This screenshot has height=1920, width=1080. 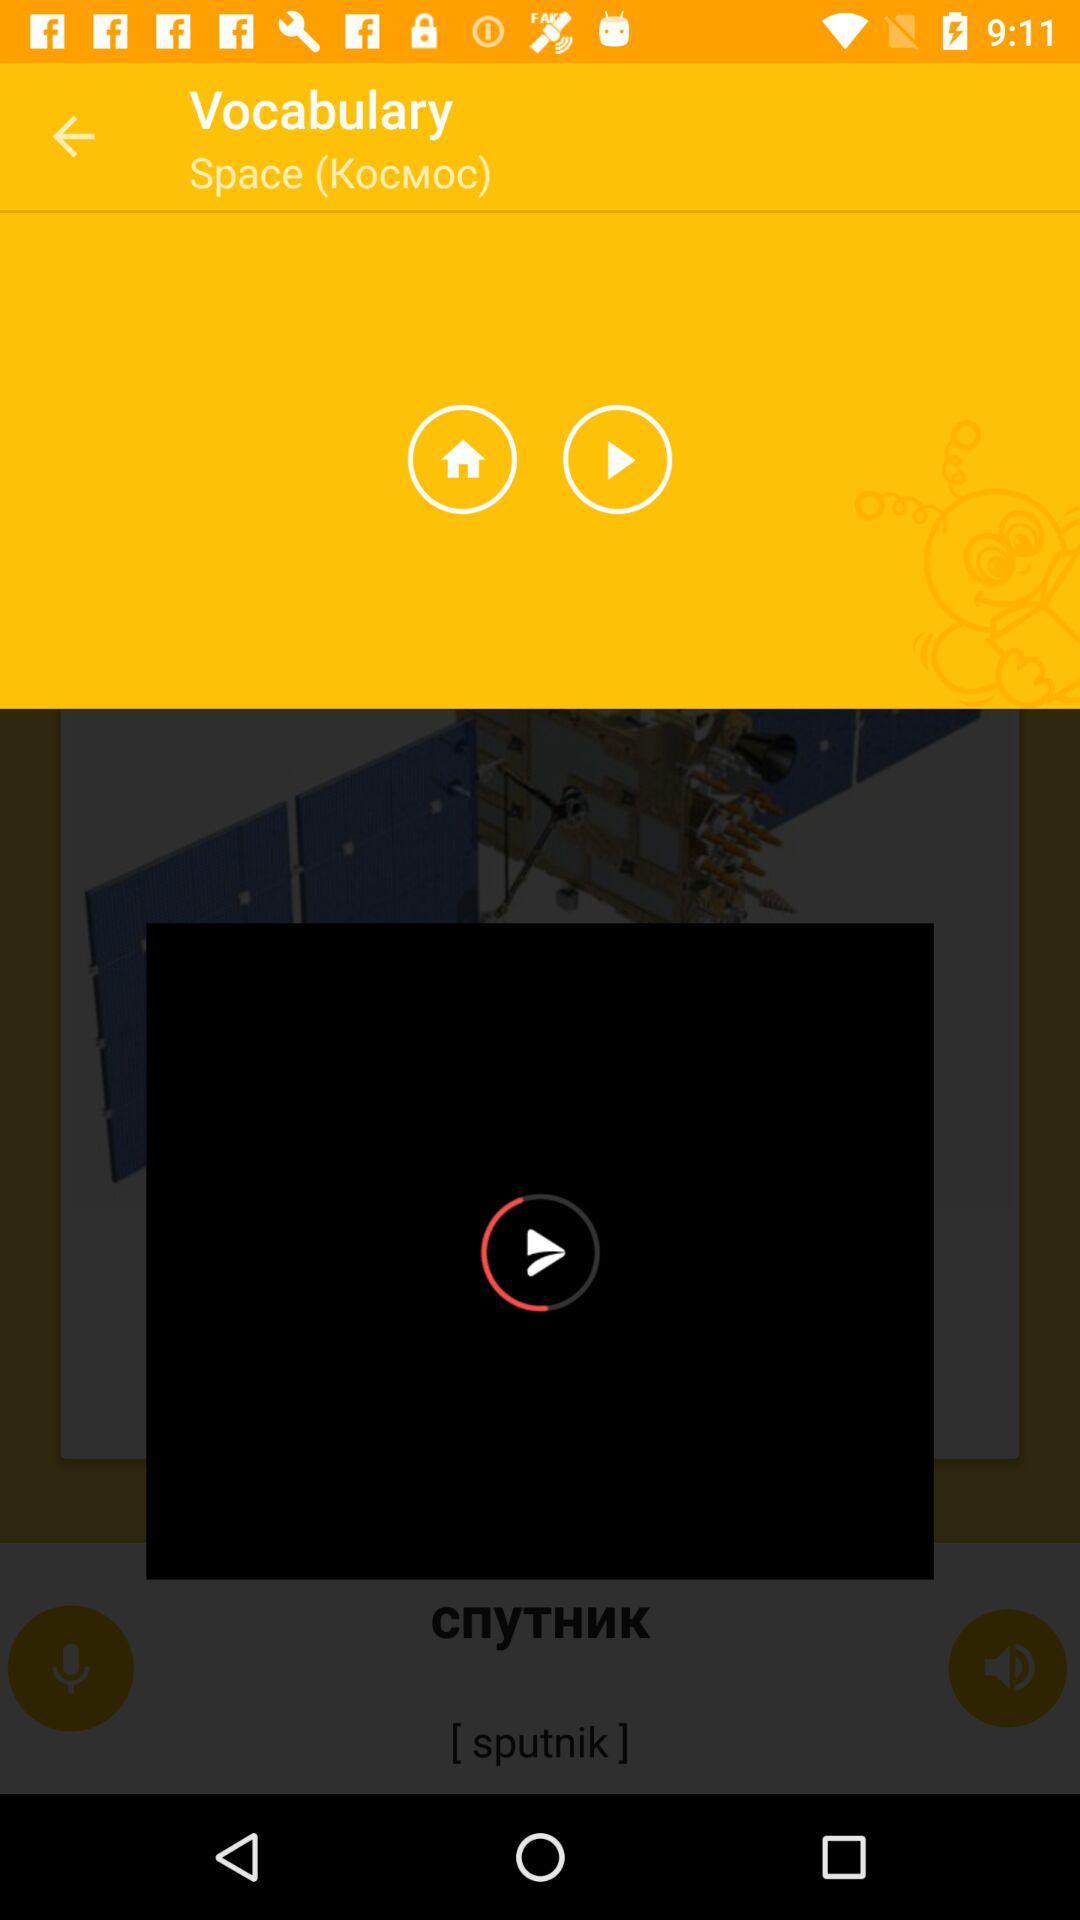 I want to click on the volume icon, so click(x=1009, y=1668).